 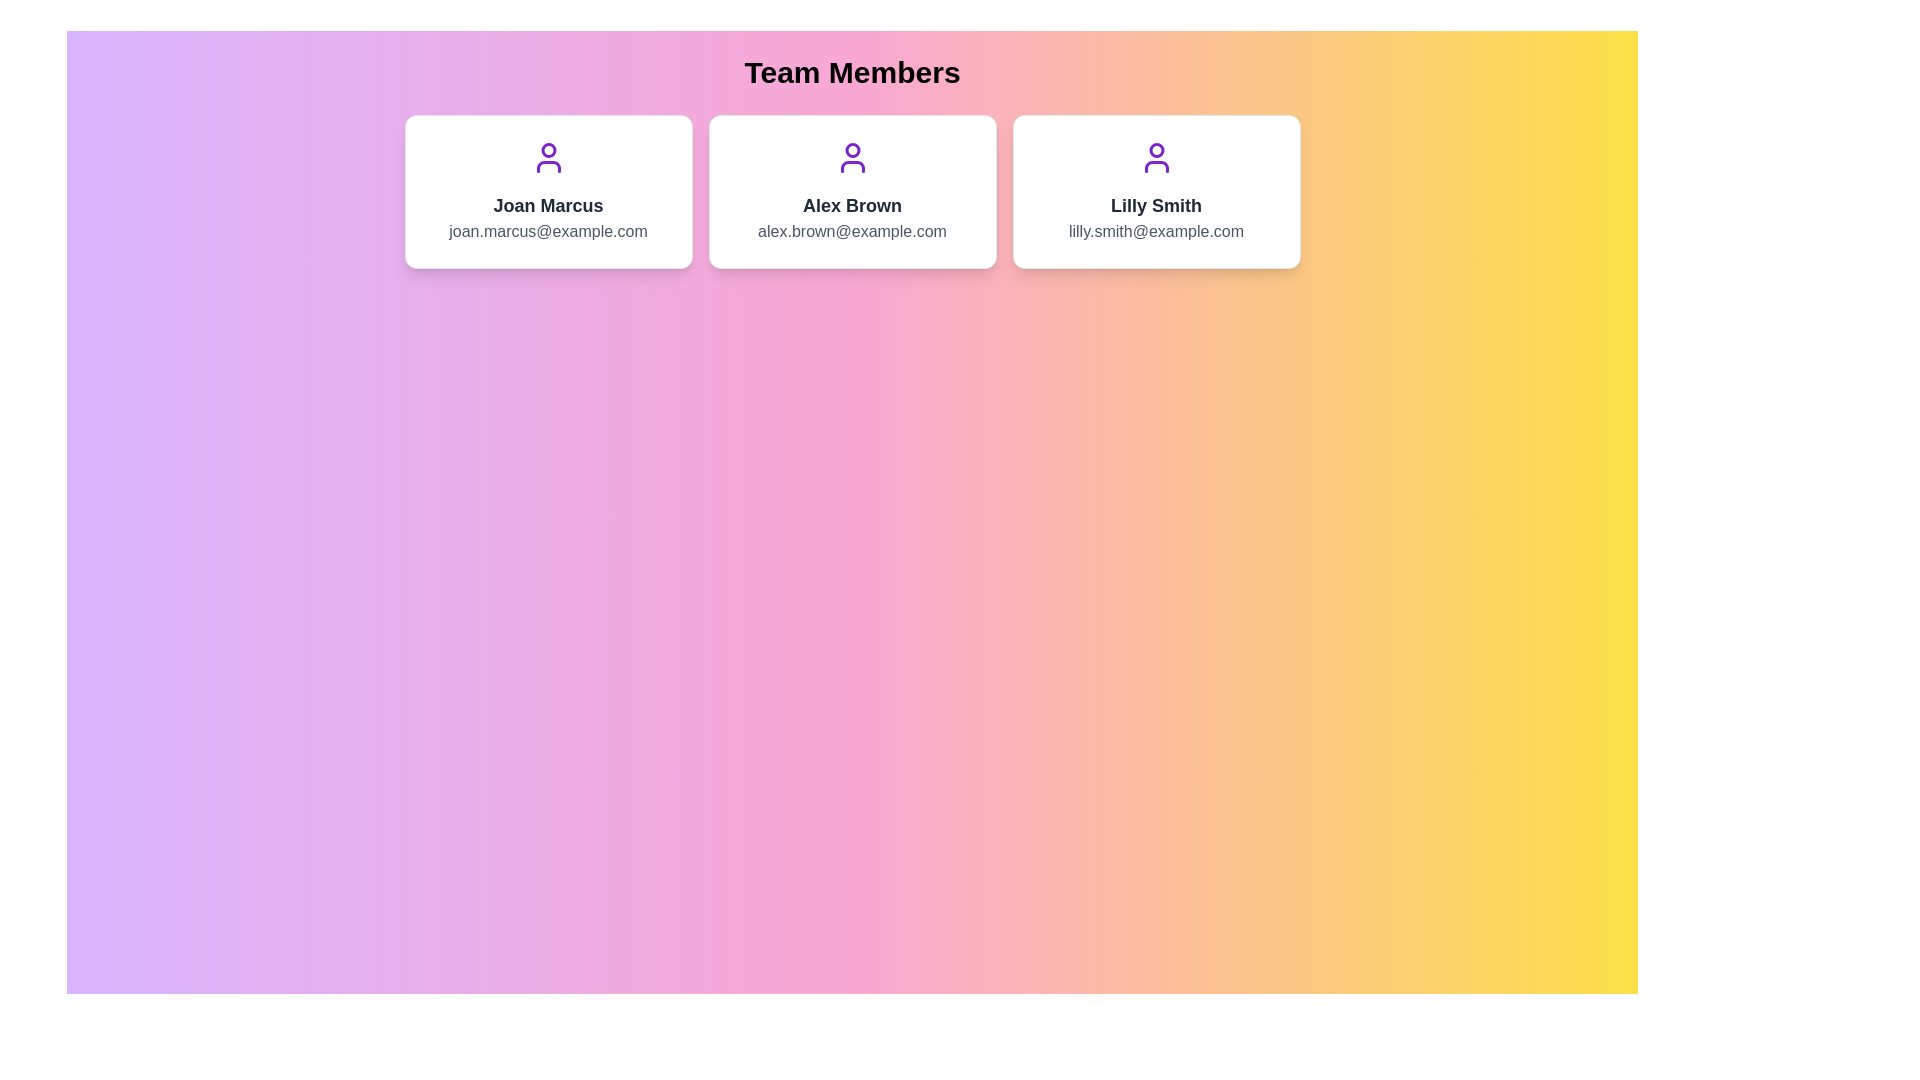 What do you see at coordinates (1156, 205) in the screenshot?
I see `the text label displaying 'Lilly Smith', which is a bold and large font text centered in a white rectangular overlay with a rounded border, positioned within a card structure below a user icon and above an email text` at bounding box center [1156, 205].